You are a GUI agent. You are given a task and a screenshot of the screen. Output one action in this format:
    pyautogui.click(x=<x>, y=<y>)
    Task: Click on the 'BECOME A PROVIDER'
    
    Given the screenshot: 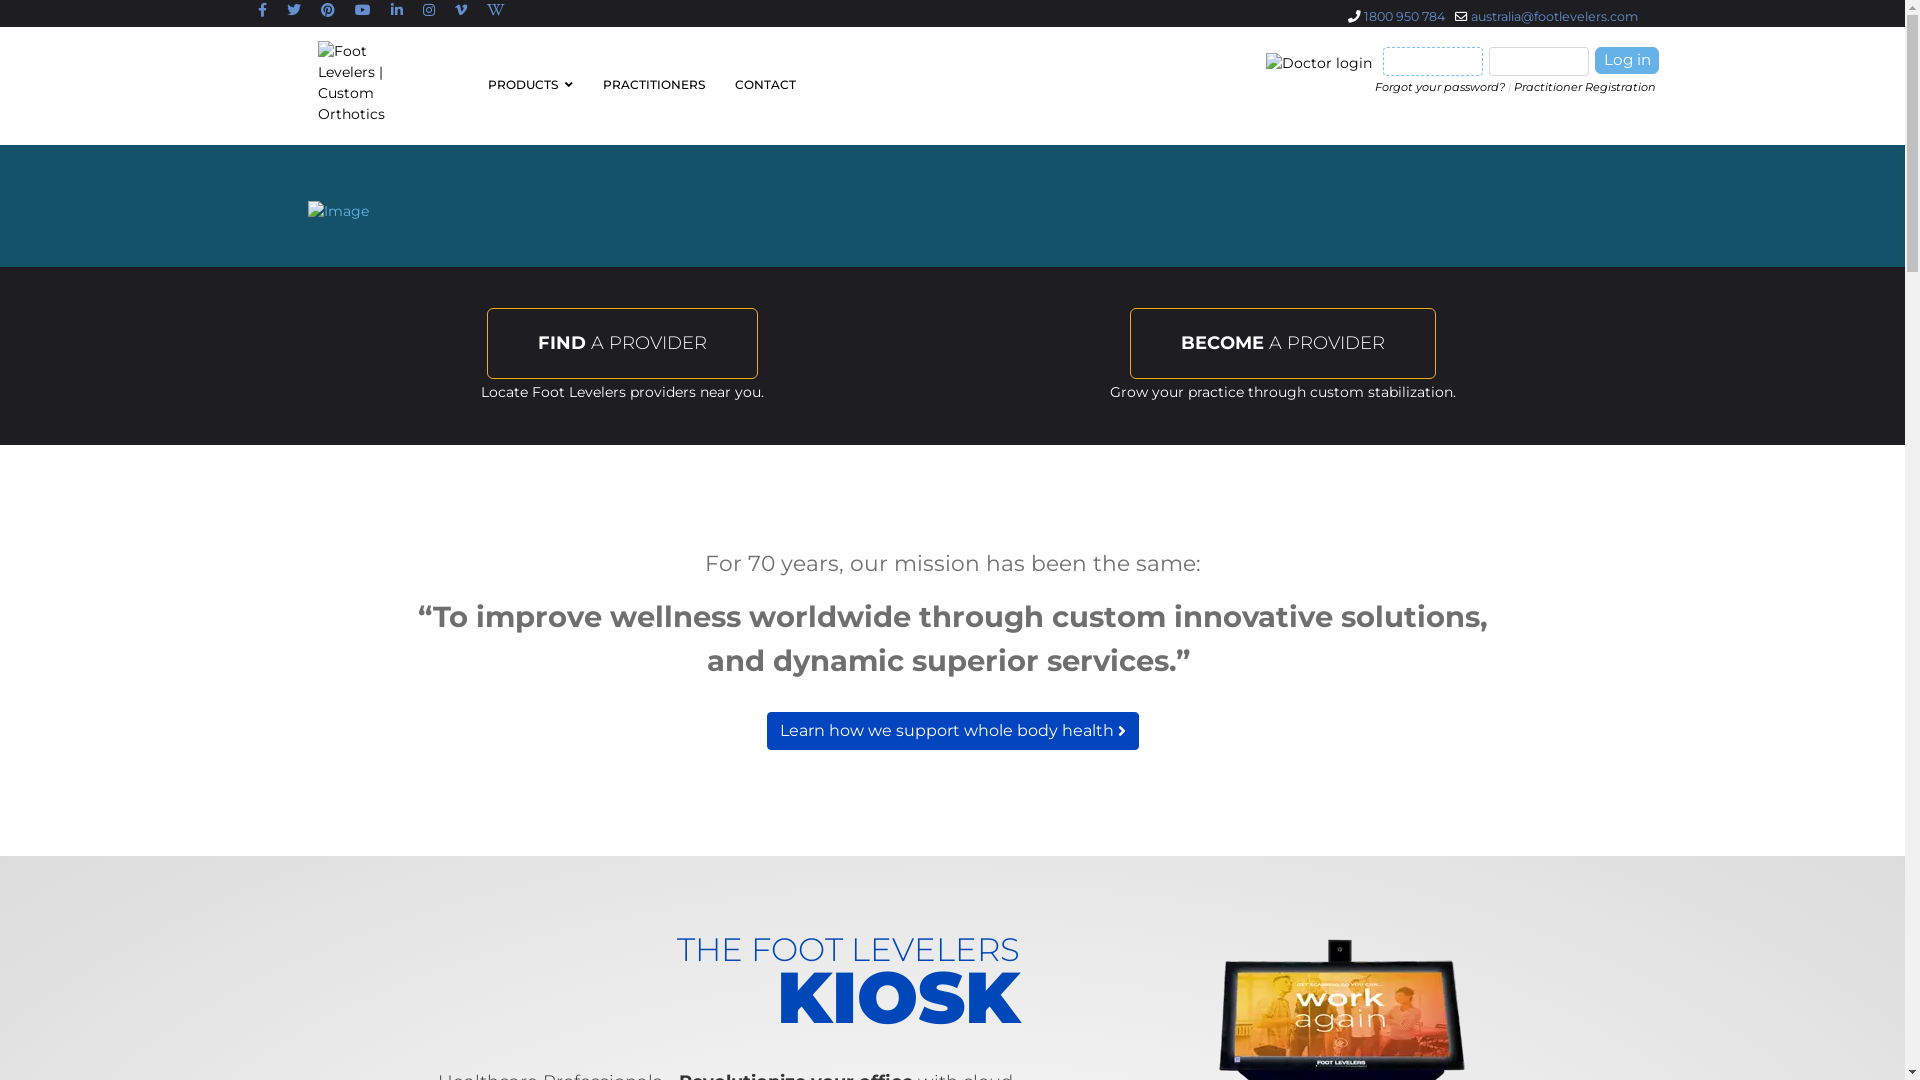 What is the action you would take?
    pyautogui.click(x=1282, y=342)
    